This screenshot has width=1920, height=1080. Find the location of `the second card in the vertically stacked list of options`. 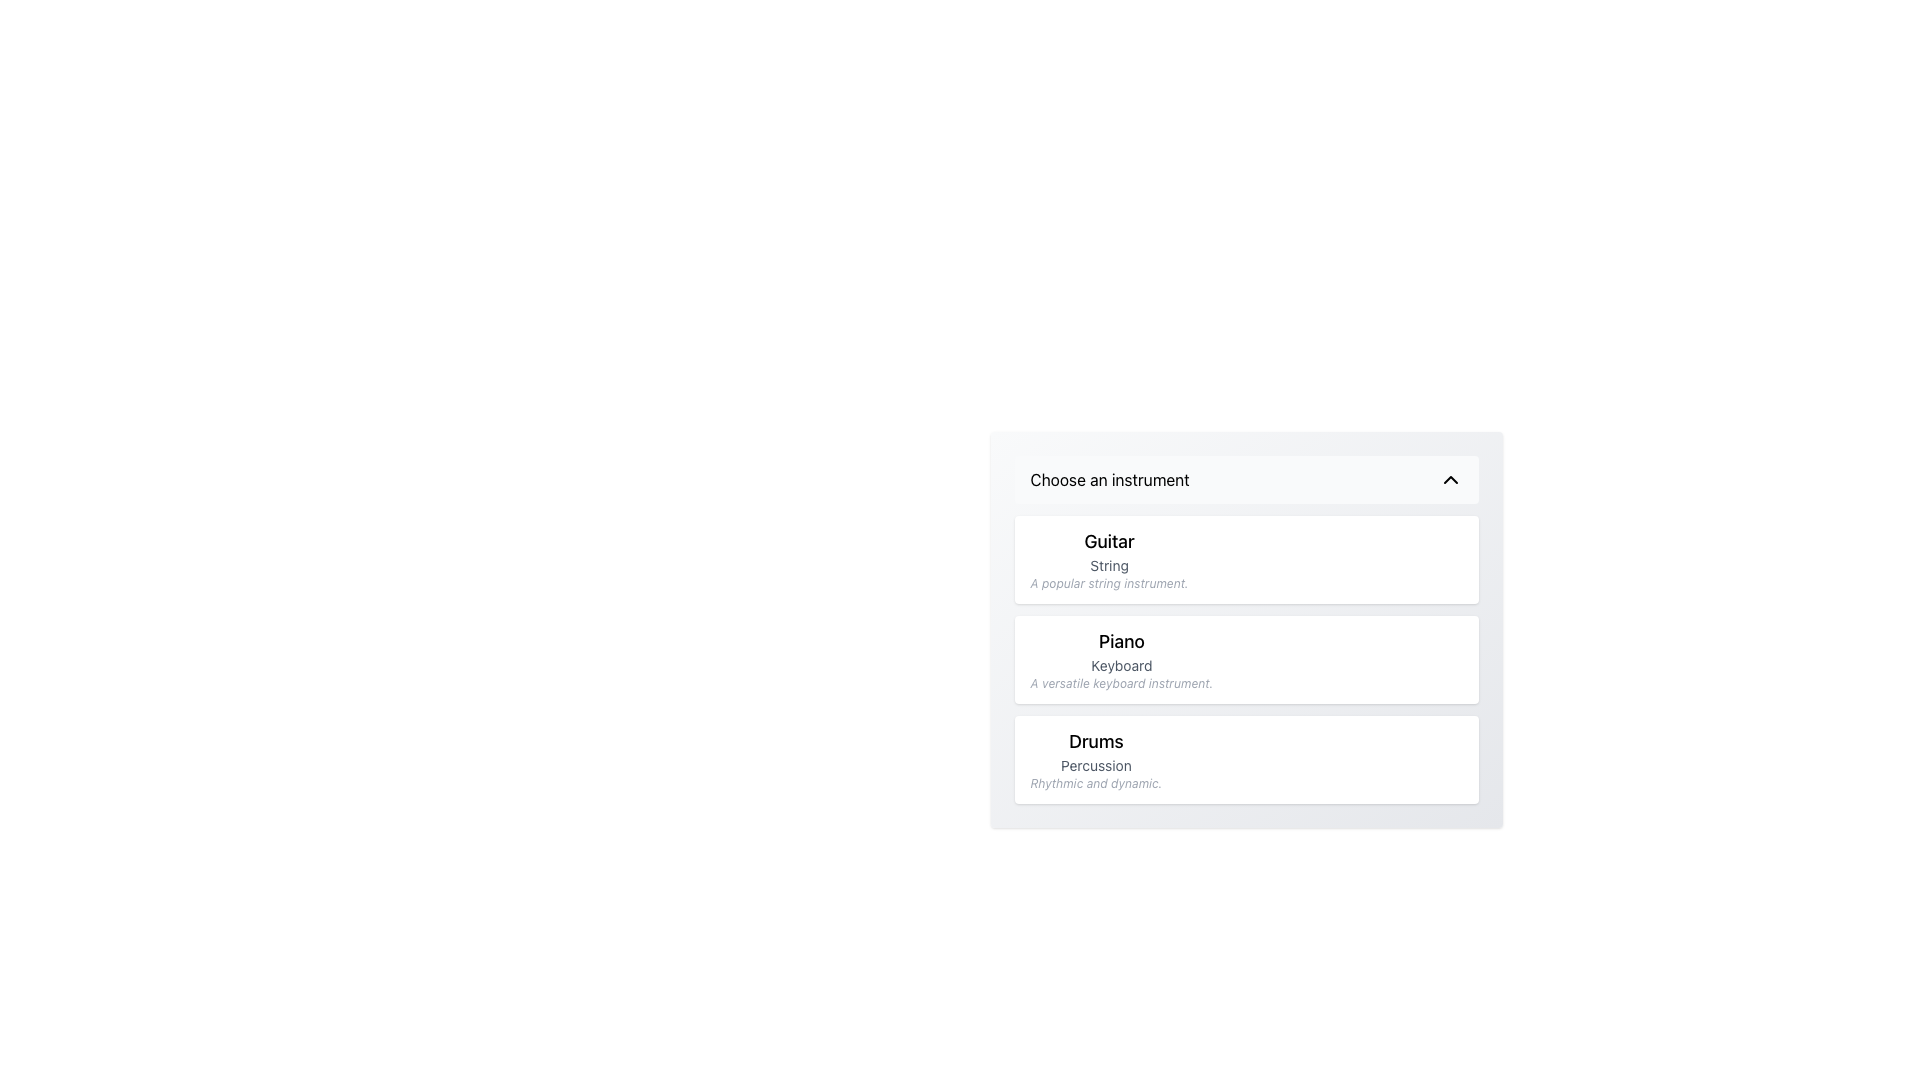

the second card in the vertically stacked list of options is located at coordinates (1245, 659).